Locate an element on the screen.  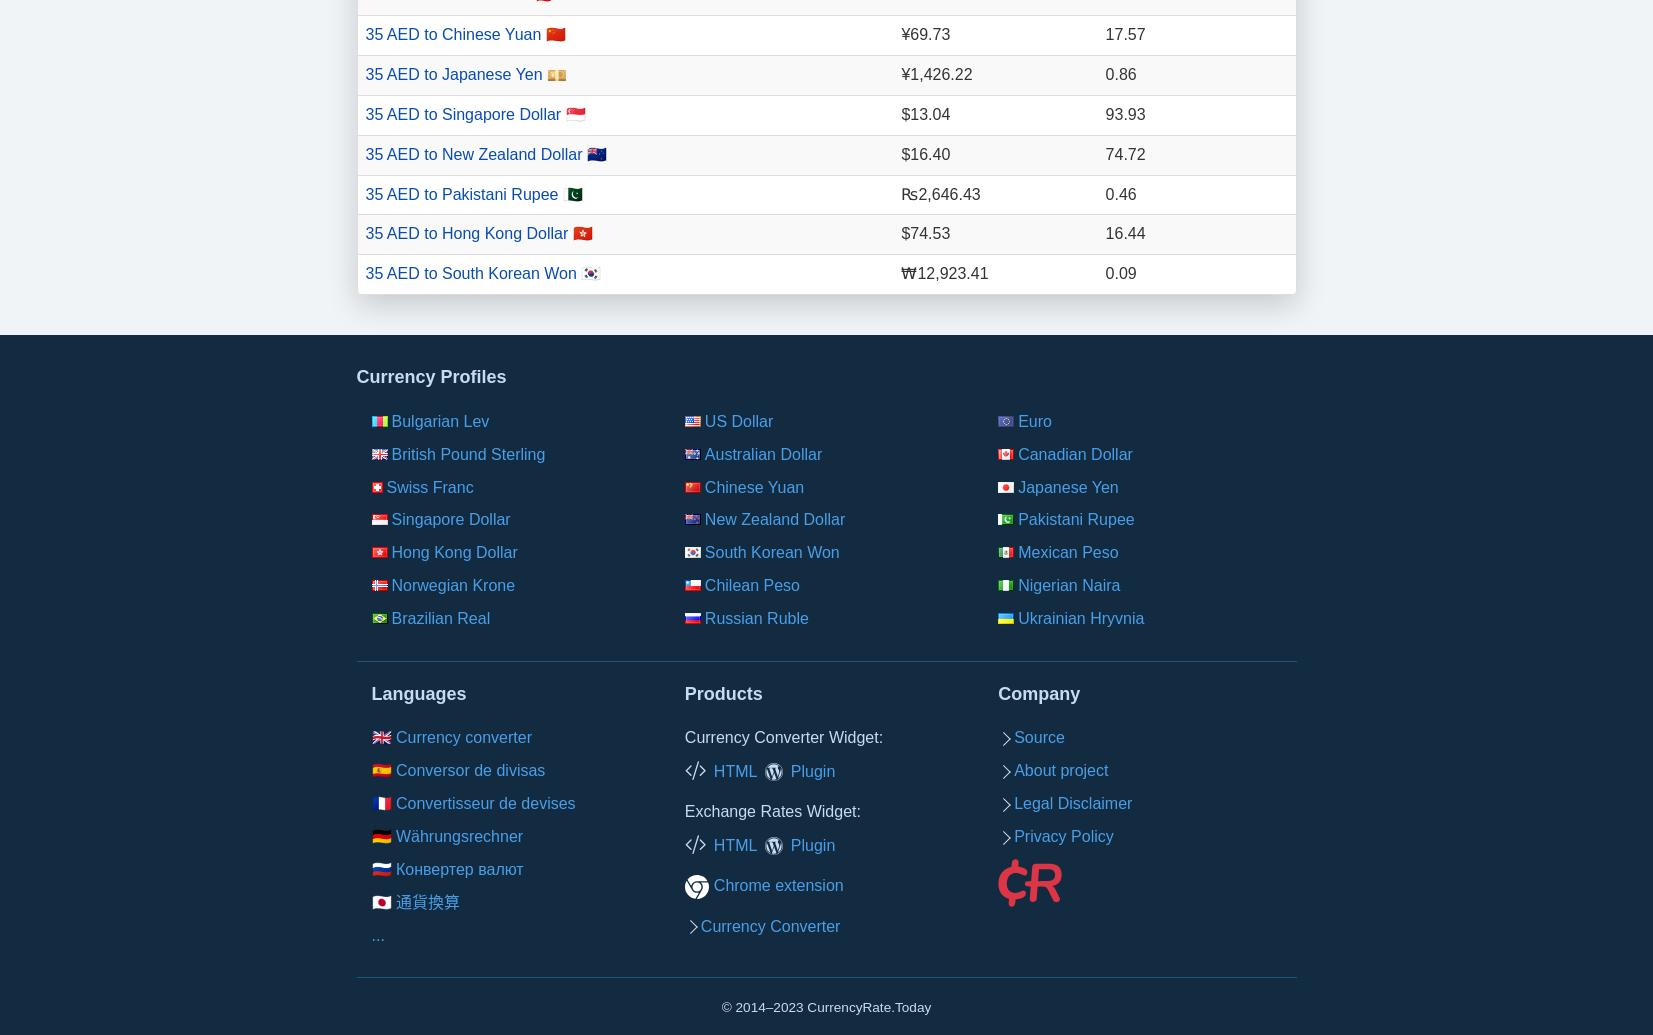
'Currency Profiles' is located at coordinates (429, 377).